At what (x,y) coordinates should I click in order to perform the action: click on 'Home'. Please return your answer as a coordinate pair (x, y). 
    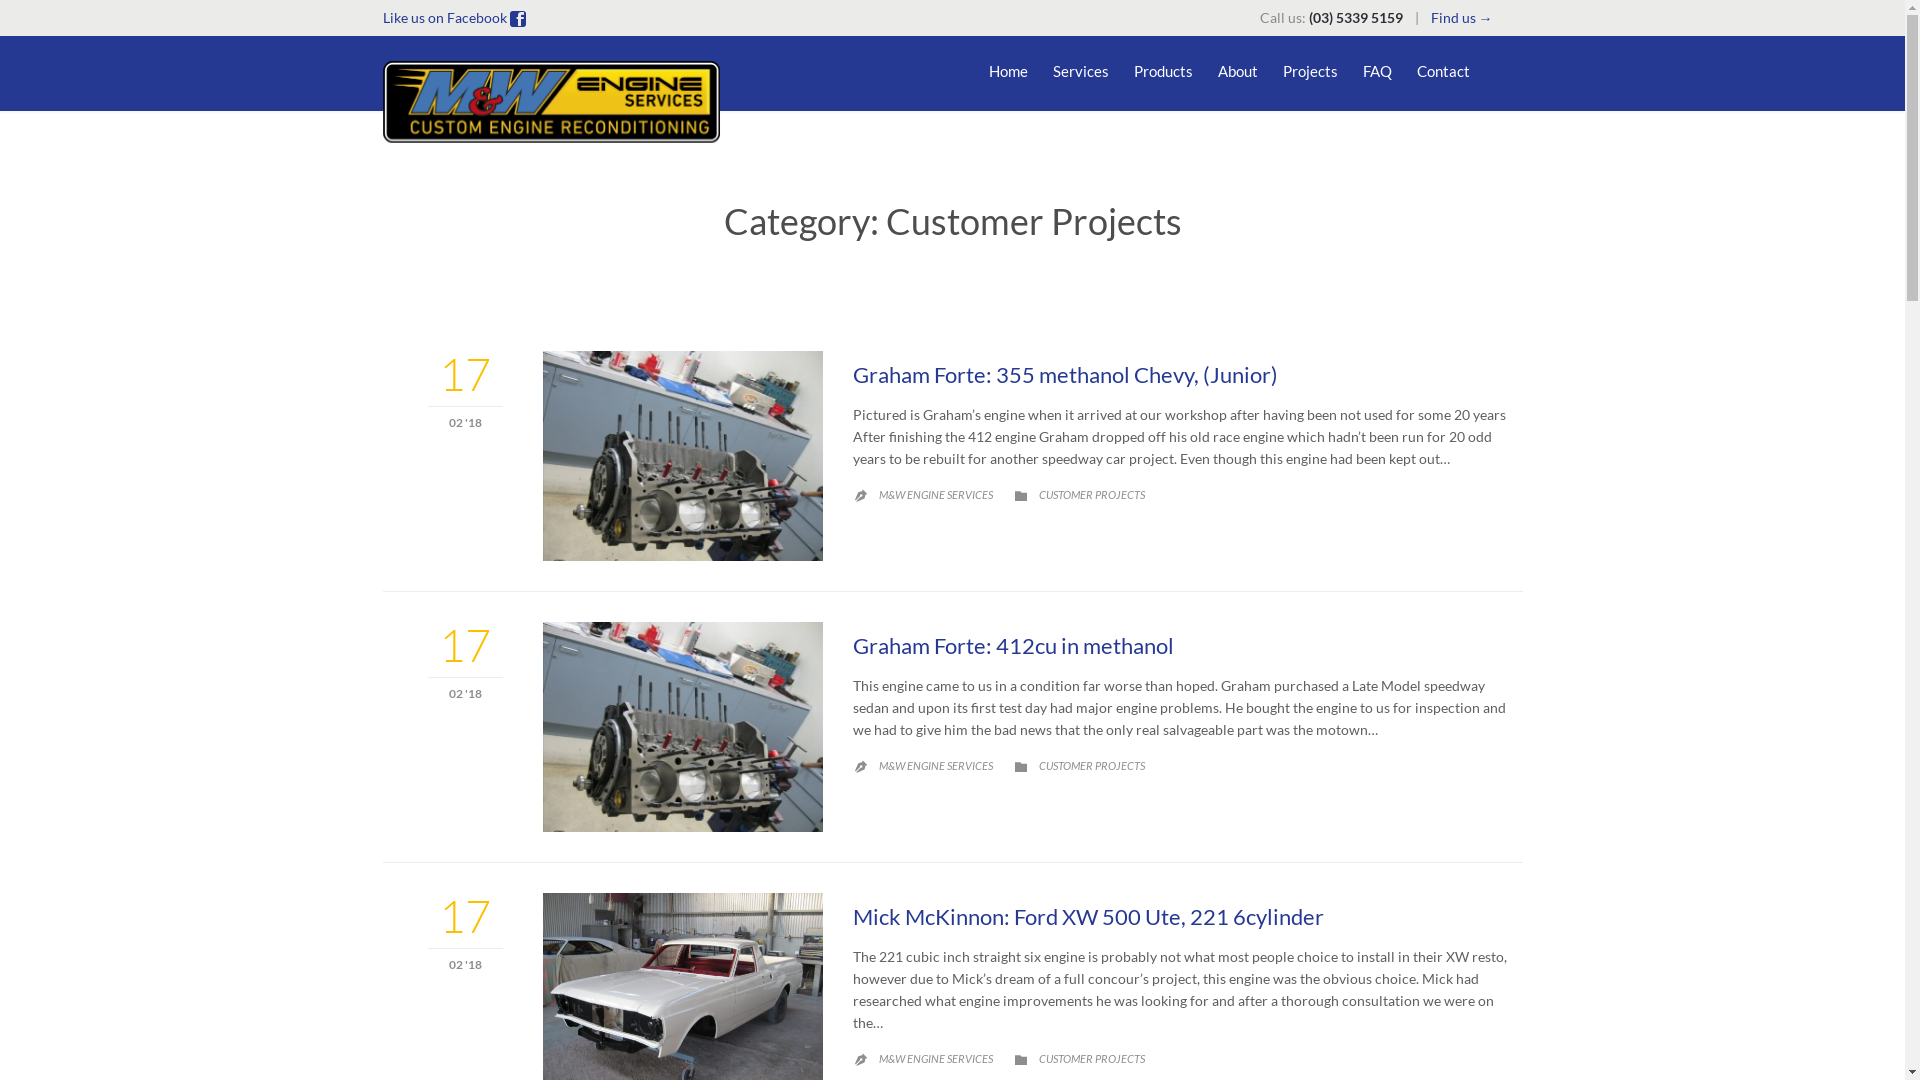
    Looking at the image, I should click on (1007, 72).